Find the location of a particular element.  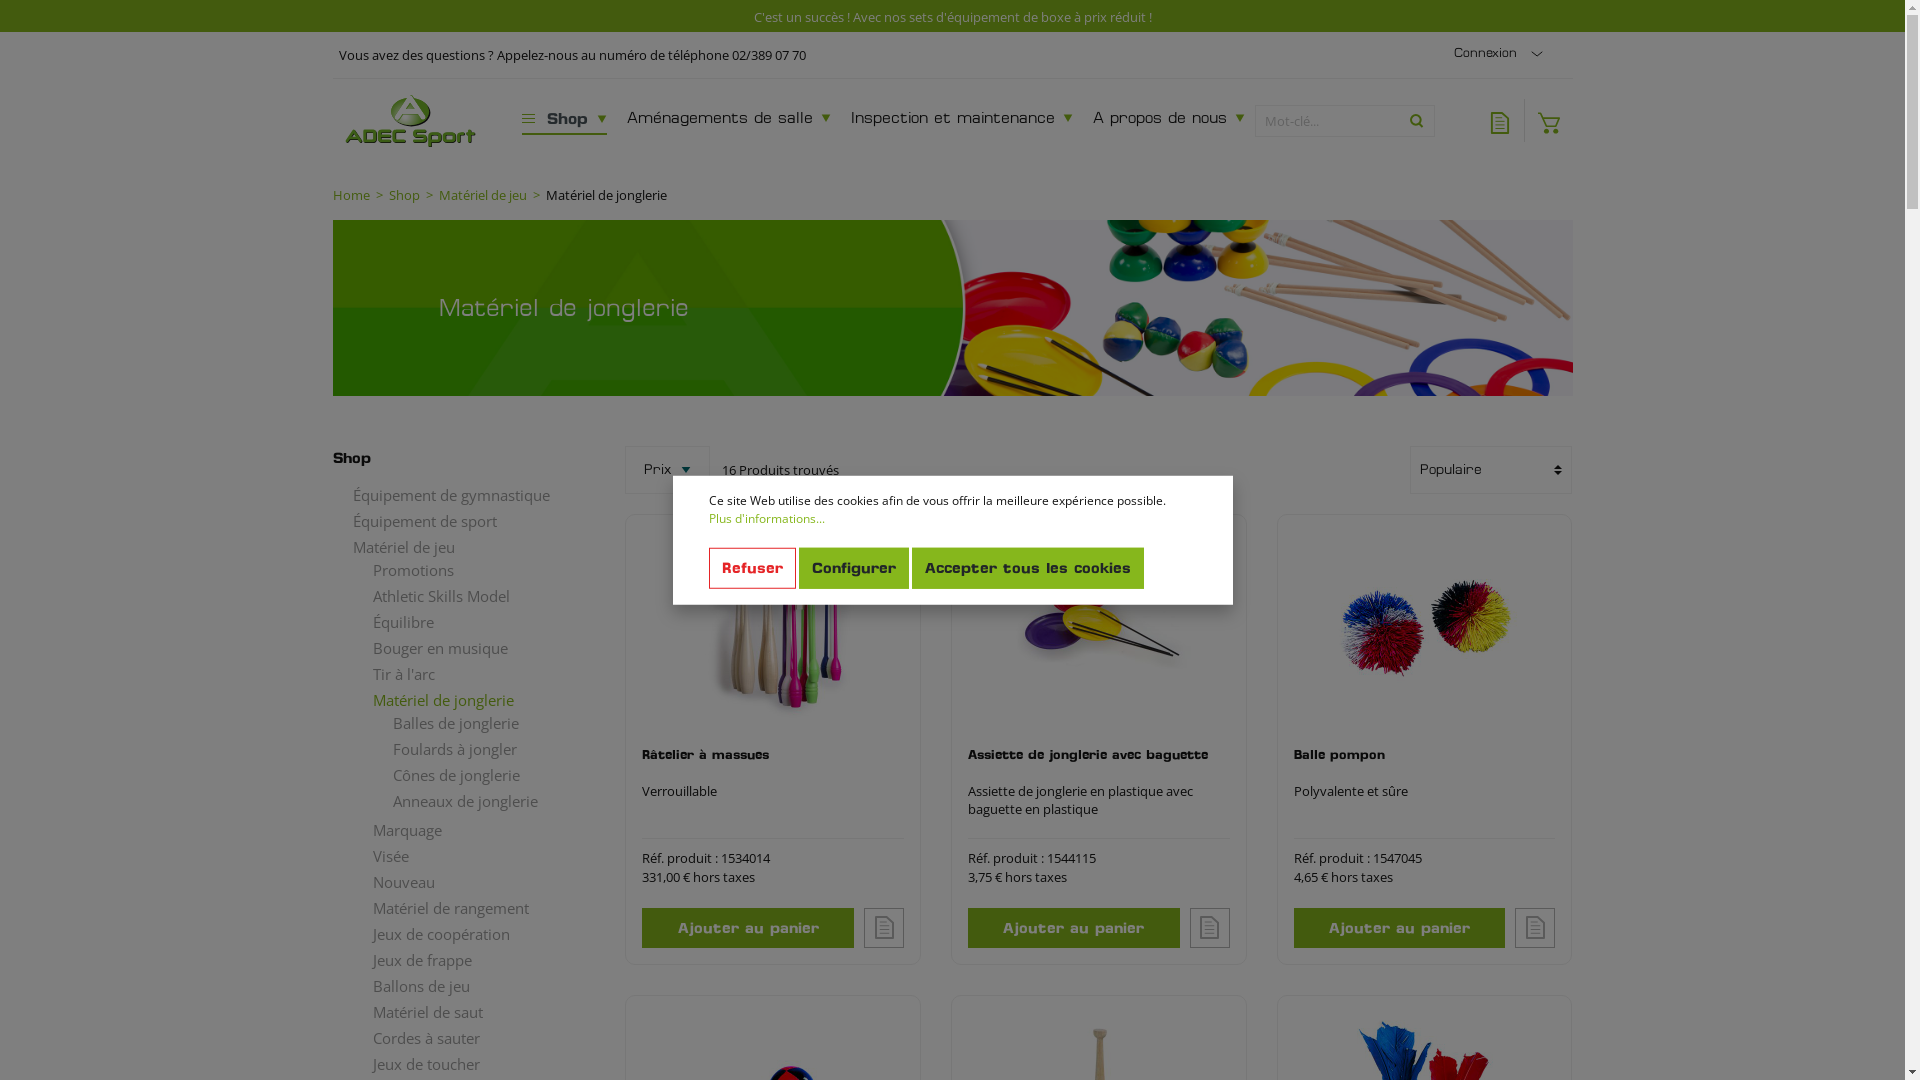

'Ajouter au panier' is located at coordinates (747, 928).